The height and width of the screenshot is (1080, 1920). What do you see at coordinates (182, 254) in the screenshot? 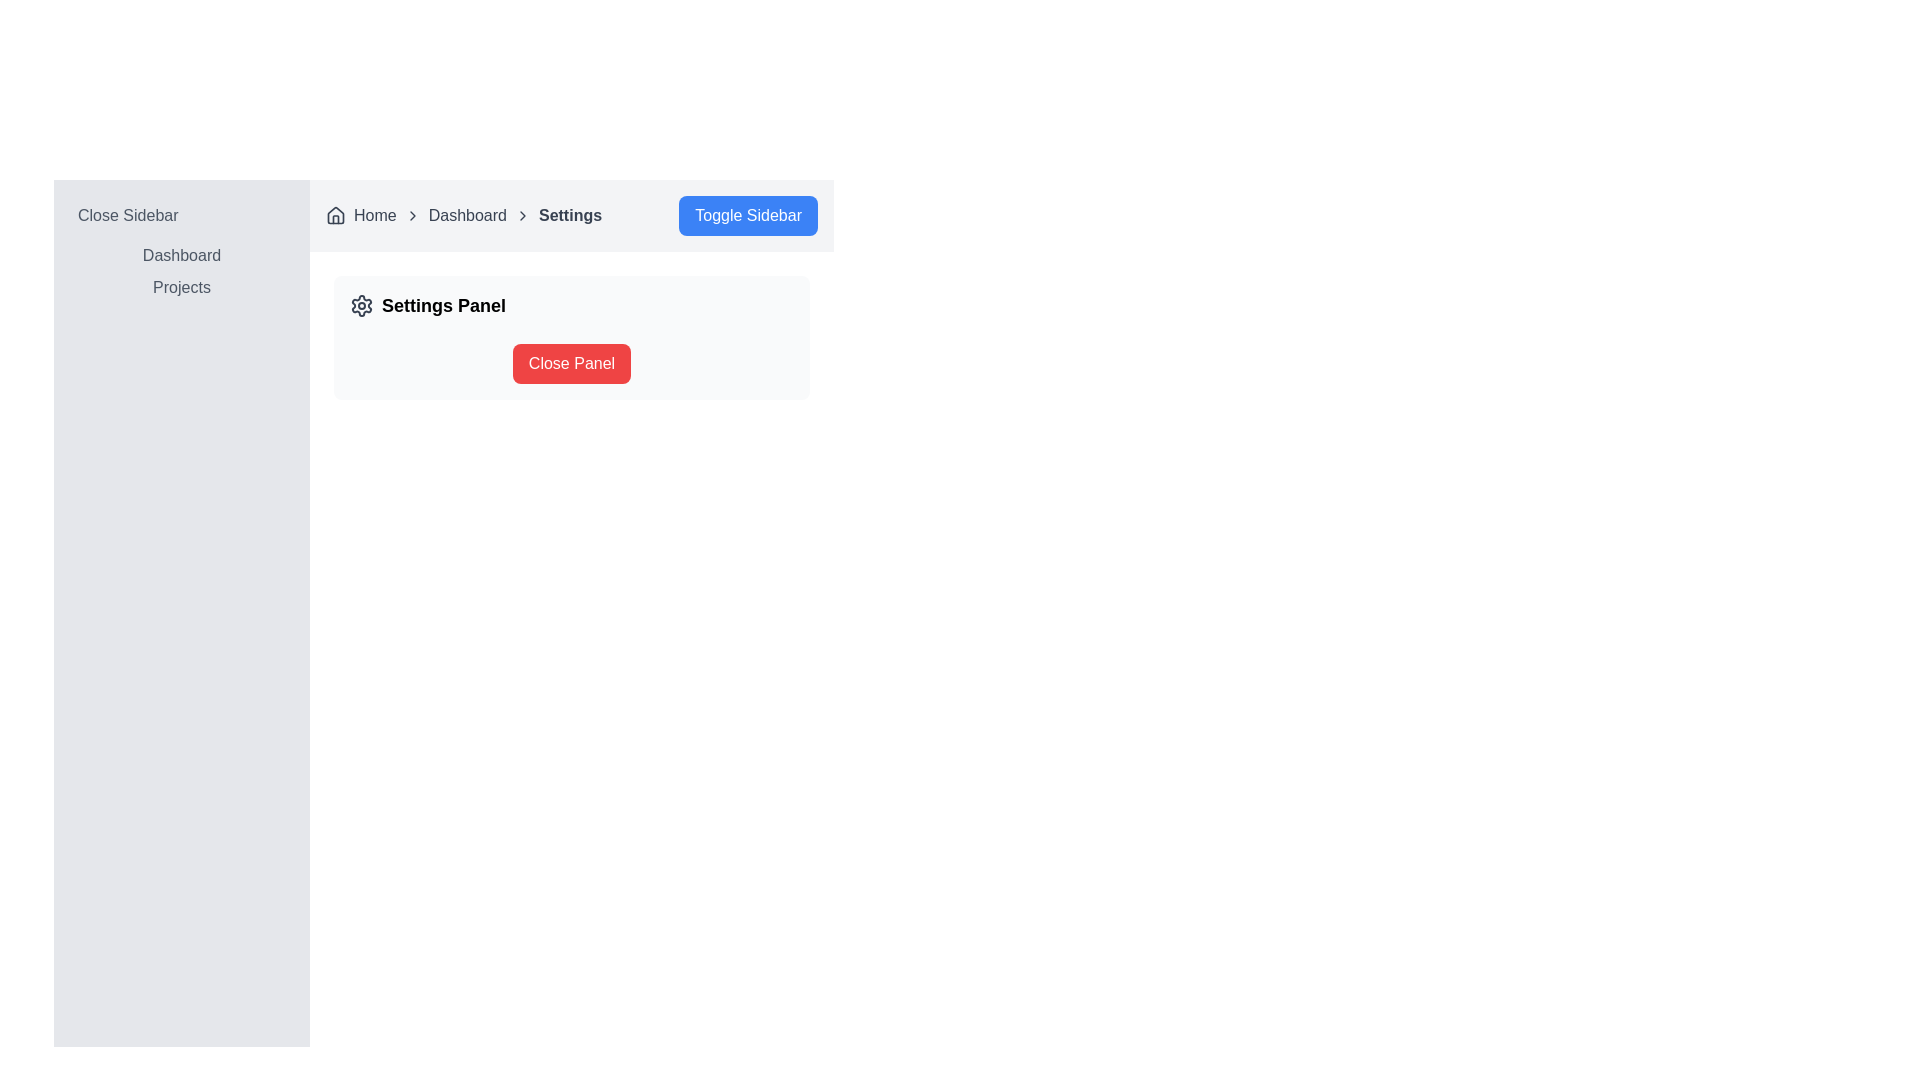
I see `the 'Dashboard' label in the left-hand sidebar, which is the first item beneath 'Close Sidebar' and above 'Projects'` at bounding box center [182, 254].